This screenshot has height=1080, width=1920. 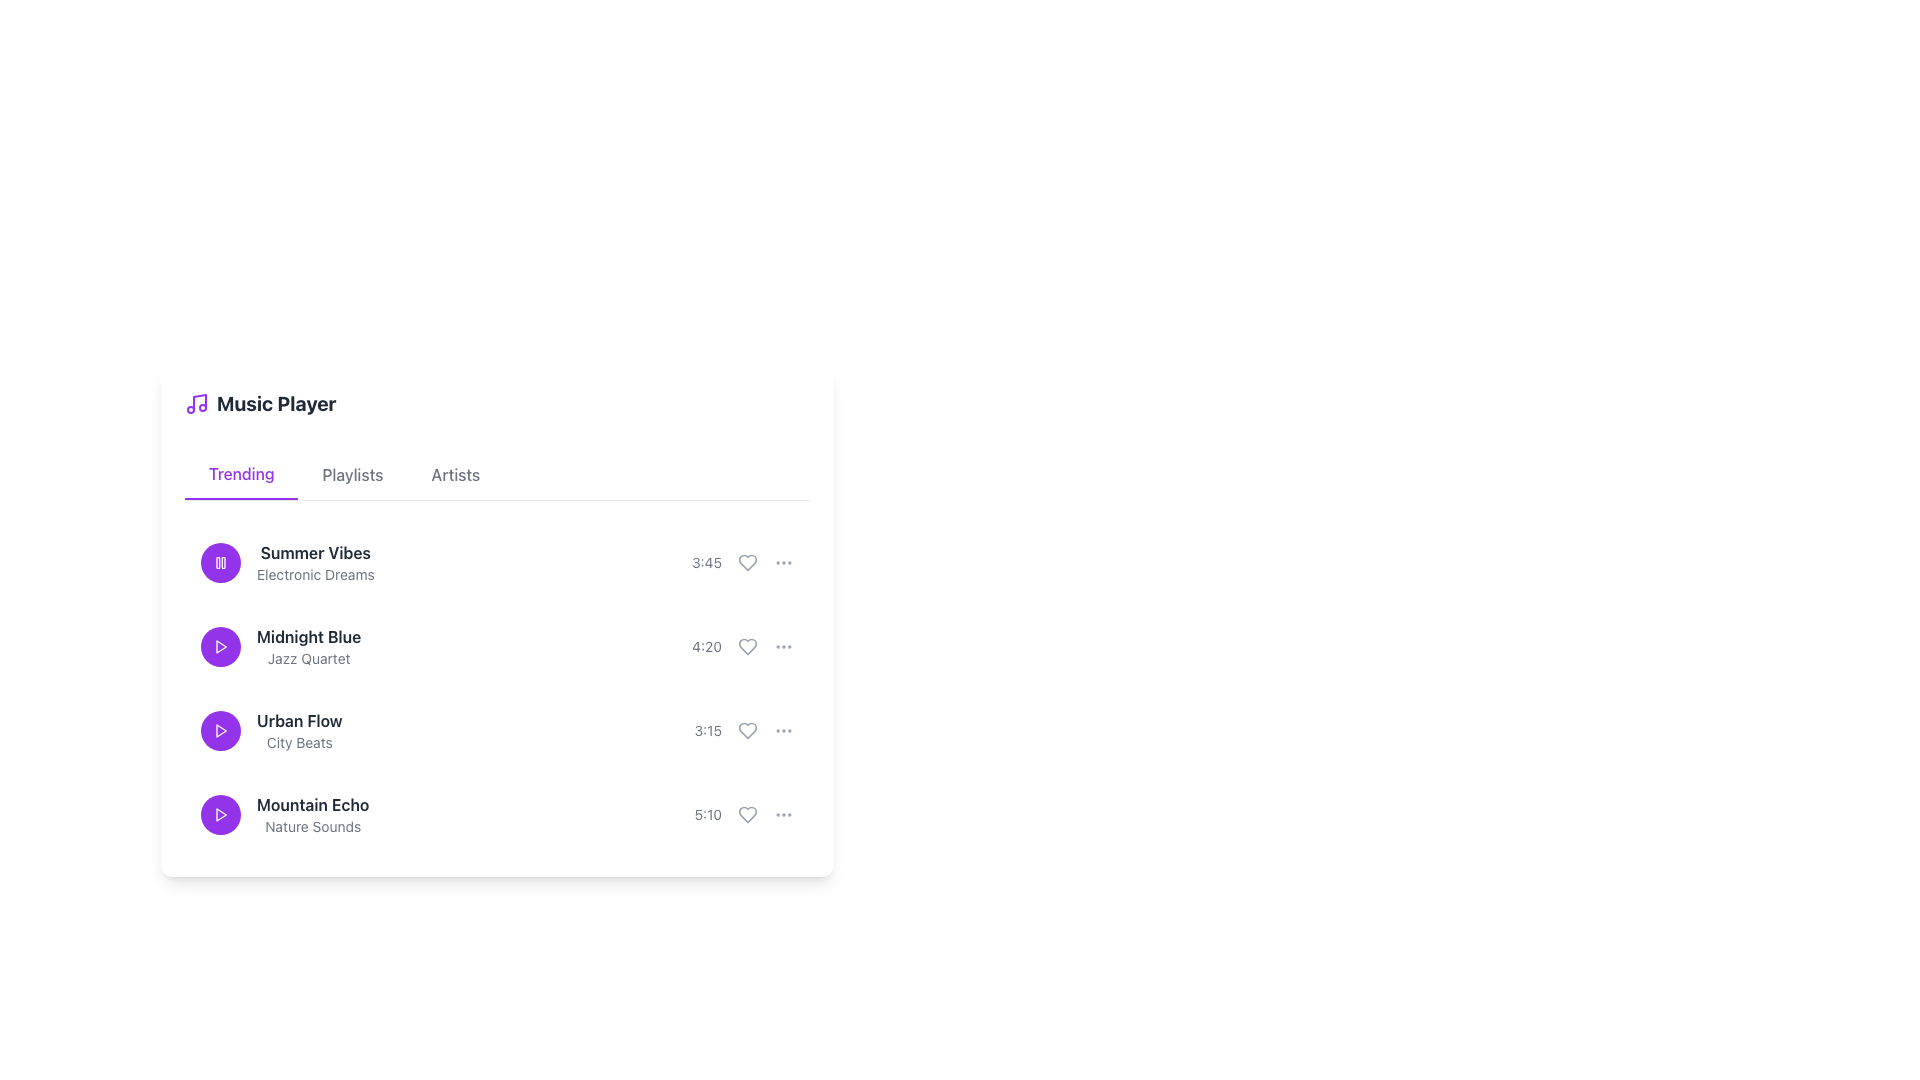 What do you see at coordinates (782, 563) in the screenshot?
I see `the Icon Button, which resembles an ellipsis icon with three horizontally aligned gray dots, located to the right of the time display '3:45' in the music player interface` at bounding box center [782, 563].